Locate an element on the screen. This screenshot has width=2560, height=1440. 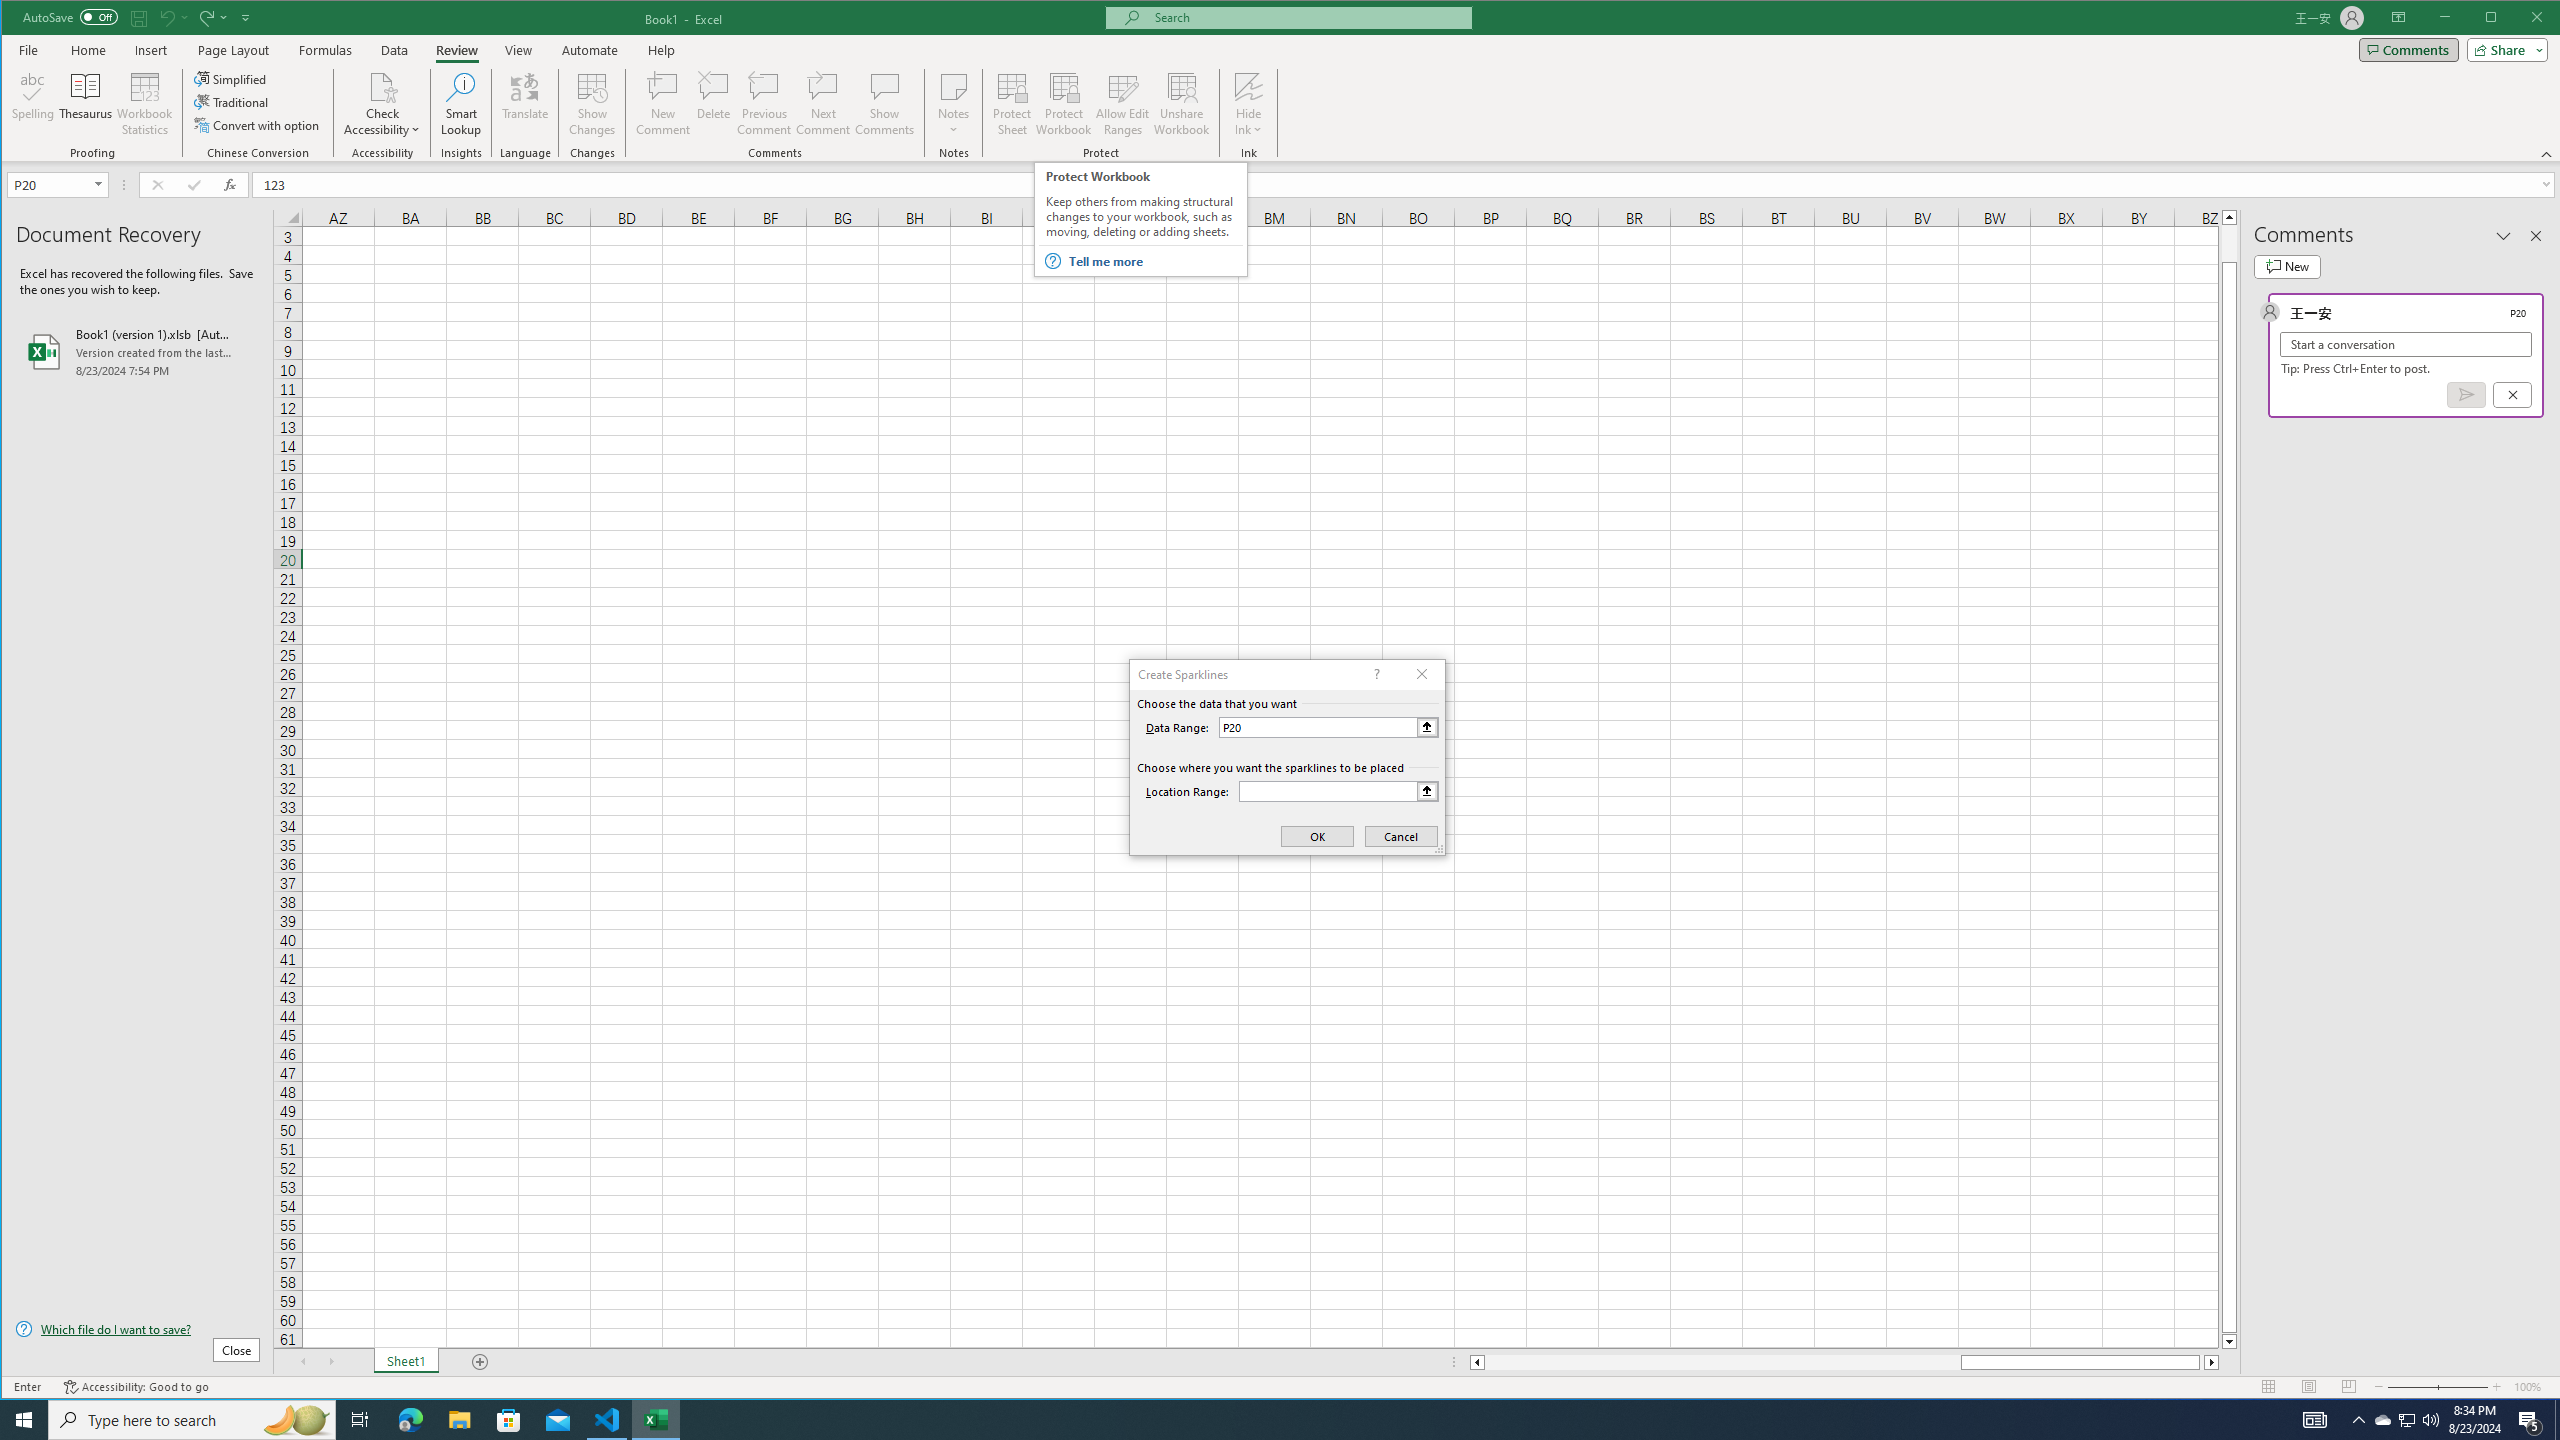
'Delete' is located at coordinates (713, 103).